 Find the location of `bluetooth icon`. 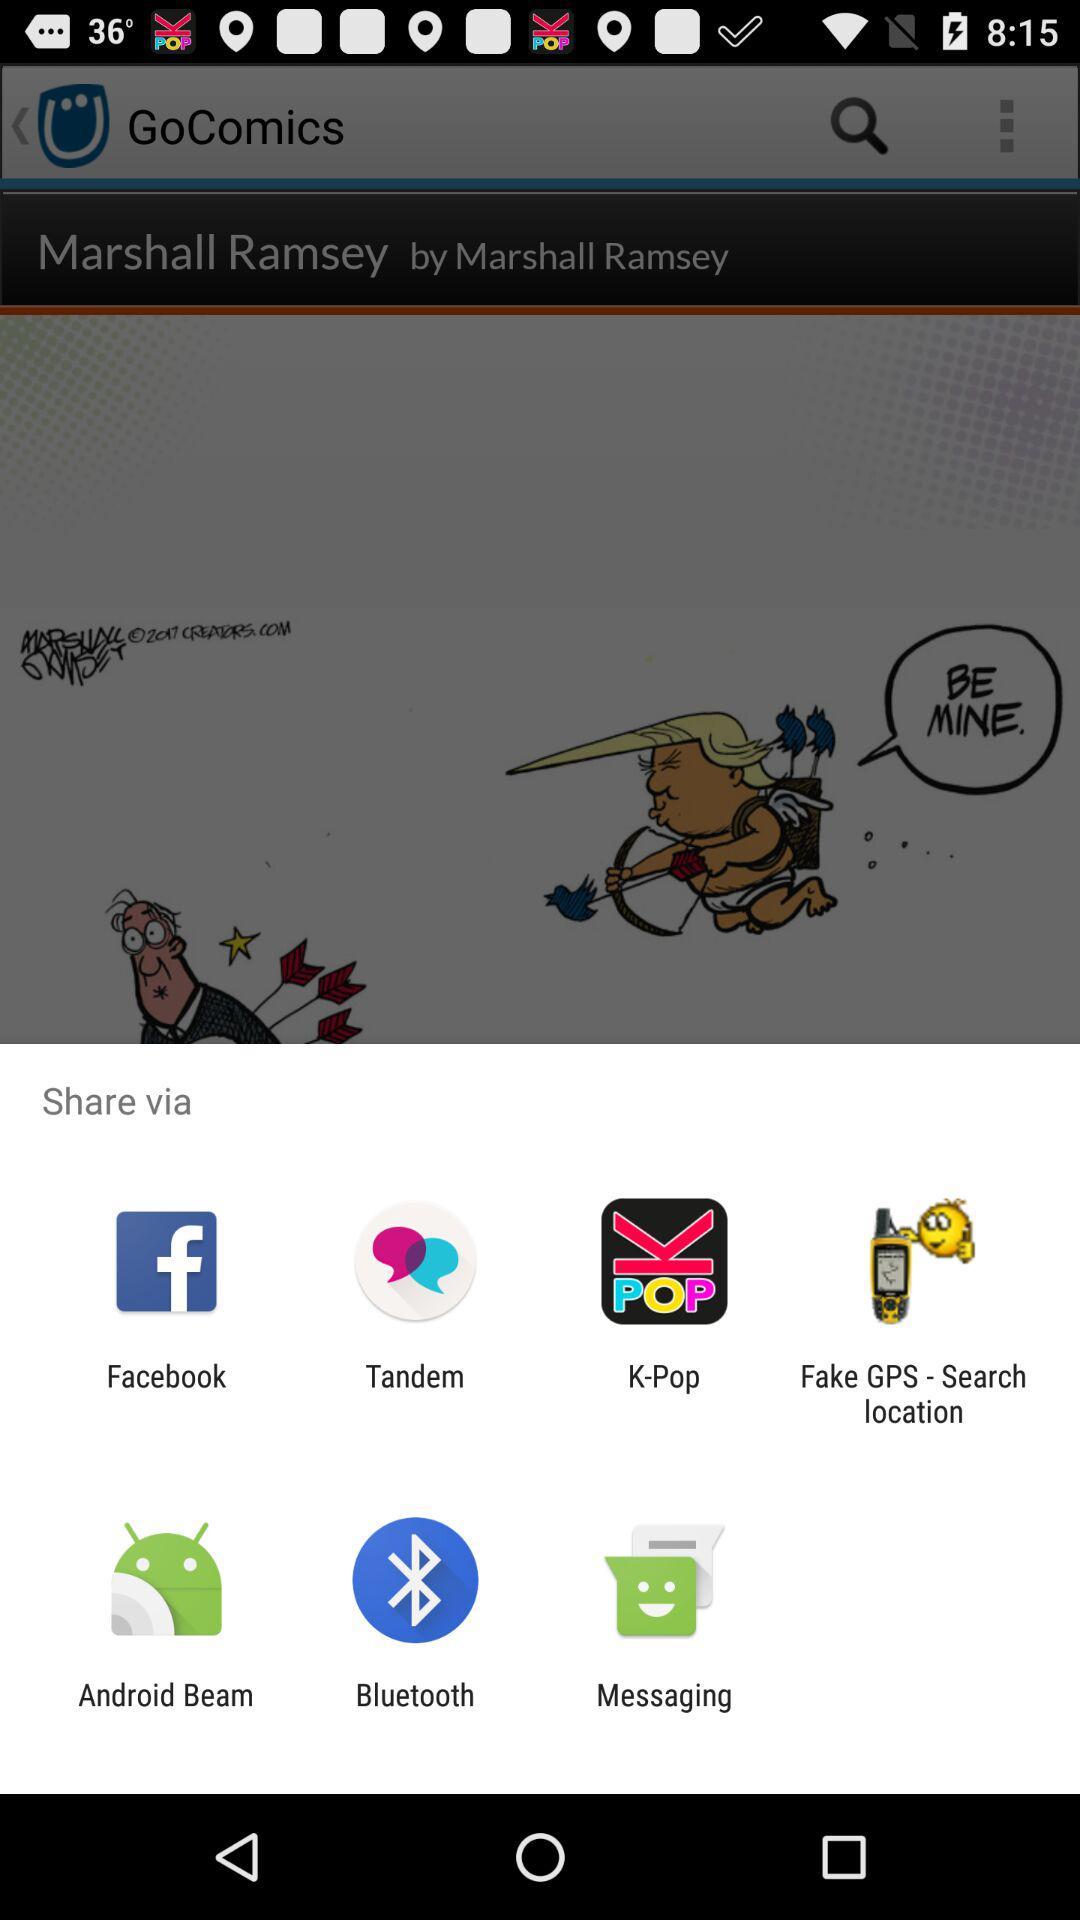

bluetooth icon is located at coordinates (414, 1711).